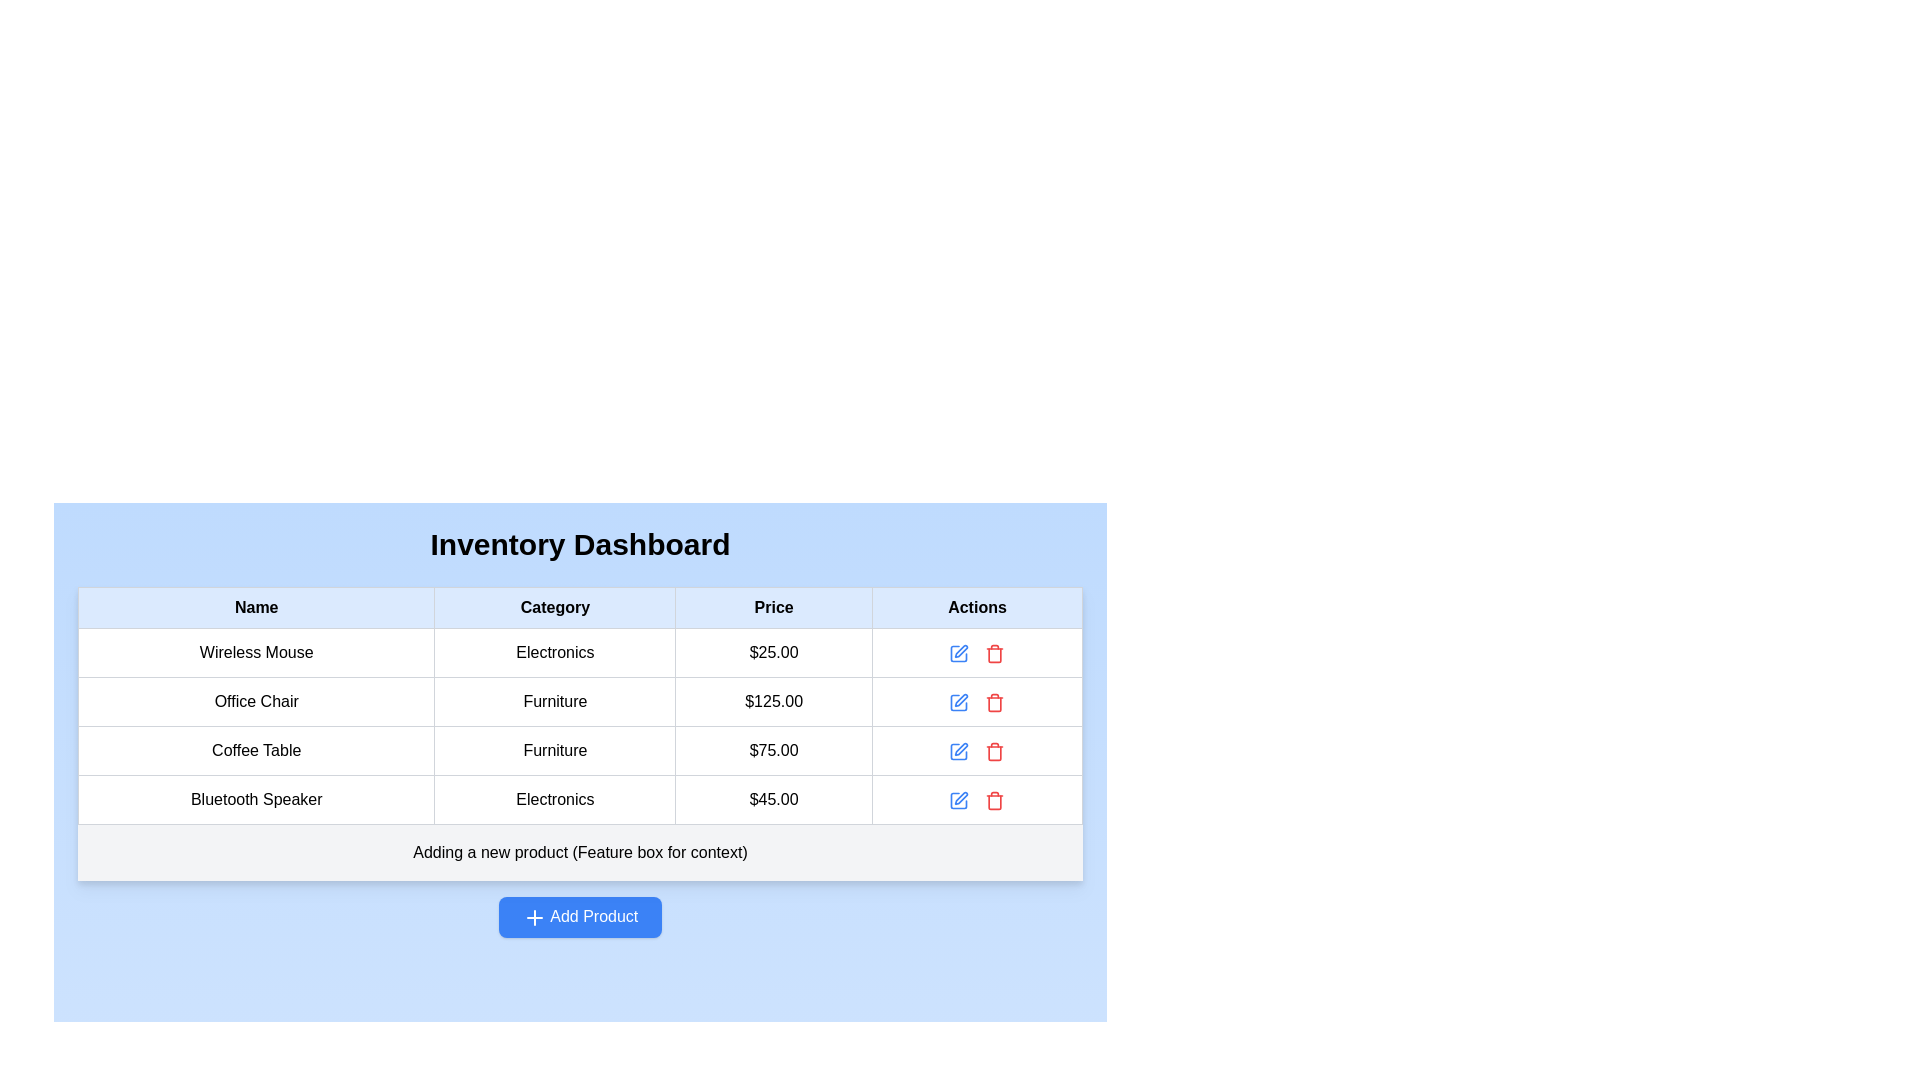  I want to click on the text element representing the name of the product, so click(255, 751).